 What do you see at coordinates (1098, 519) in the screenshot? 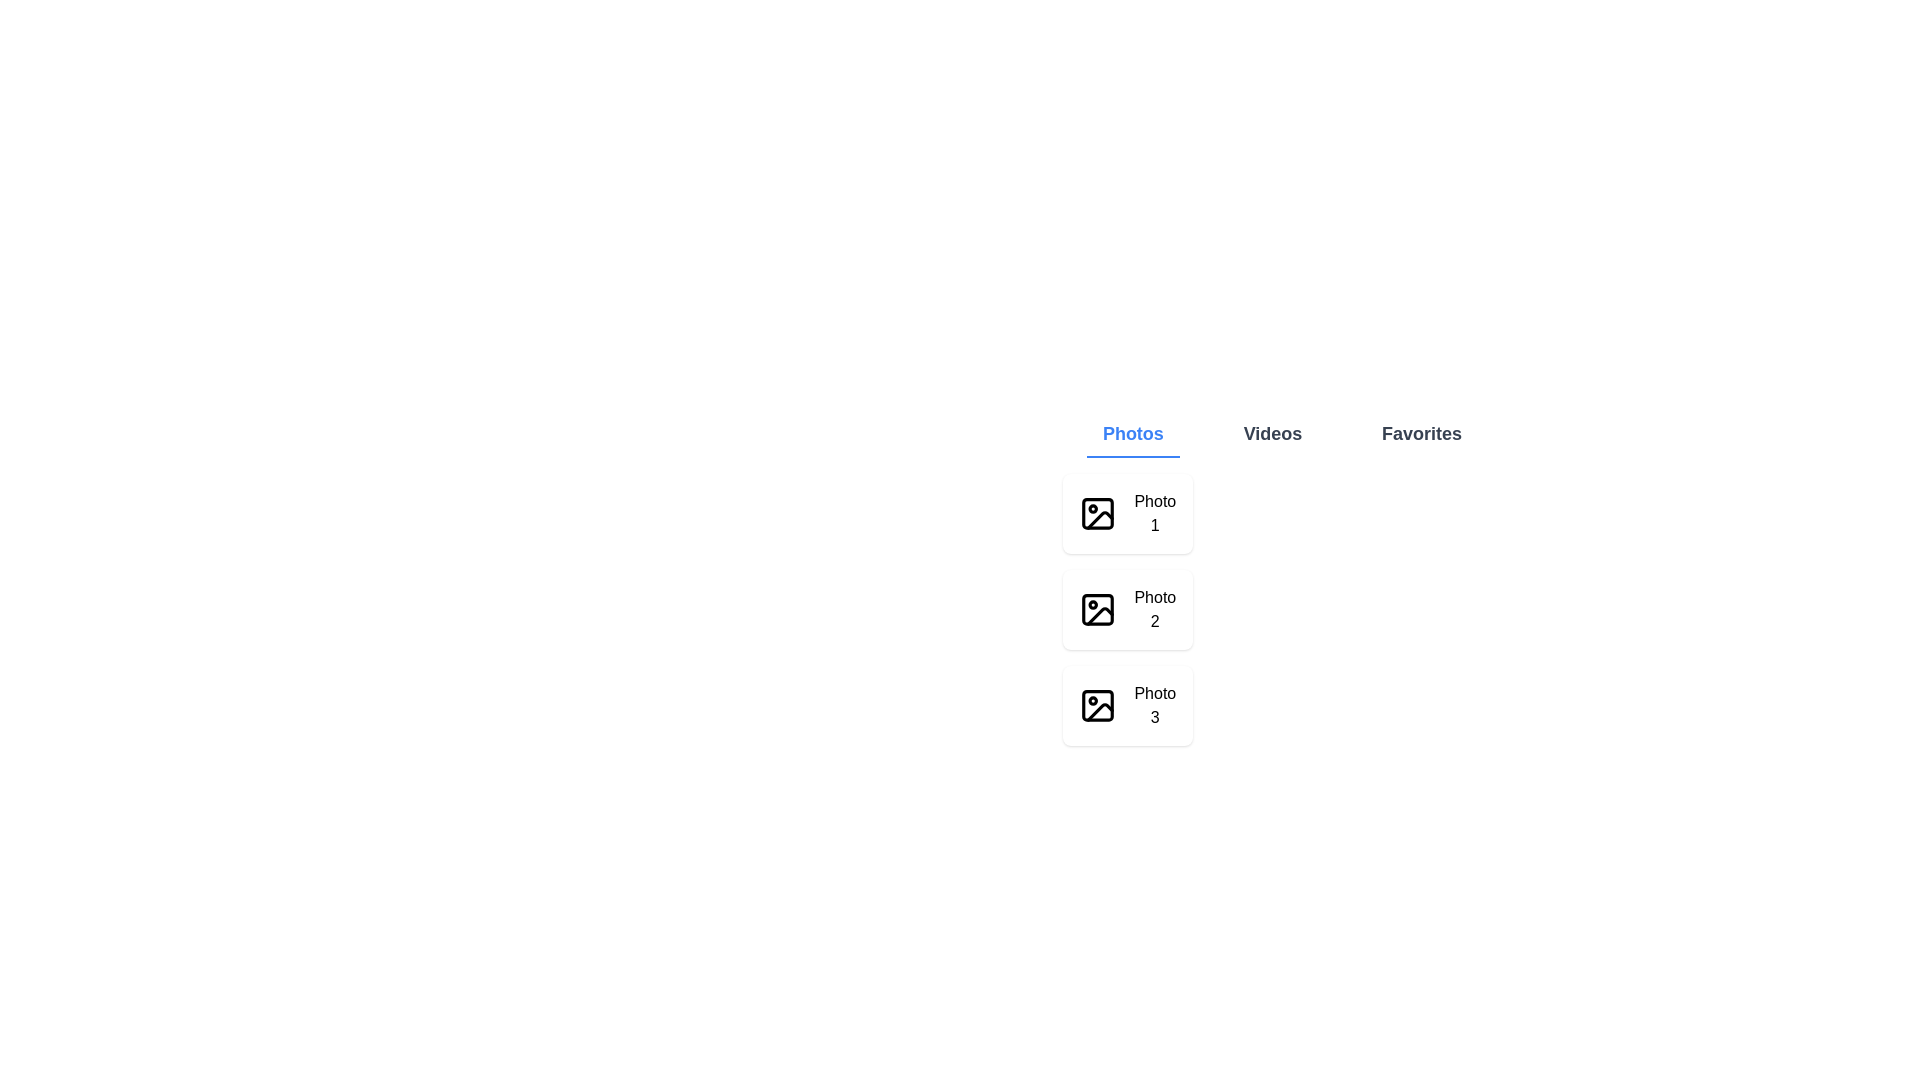
I see `the graphical icon area to the left of the 'Photo 1' label in the first item of the 'Photos' list` at bounding box center [1098, 519].